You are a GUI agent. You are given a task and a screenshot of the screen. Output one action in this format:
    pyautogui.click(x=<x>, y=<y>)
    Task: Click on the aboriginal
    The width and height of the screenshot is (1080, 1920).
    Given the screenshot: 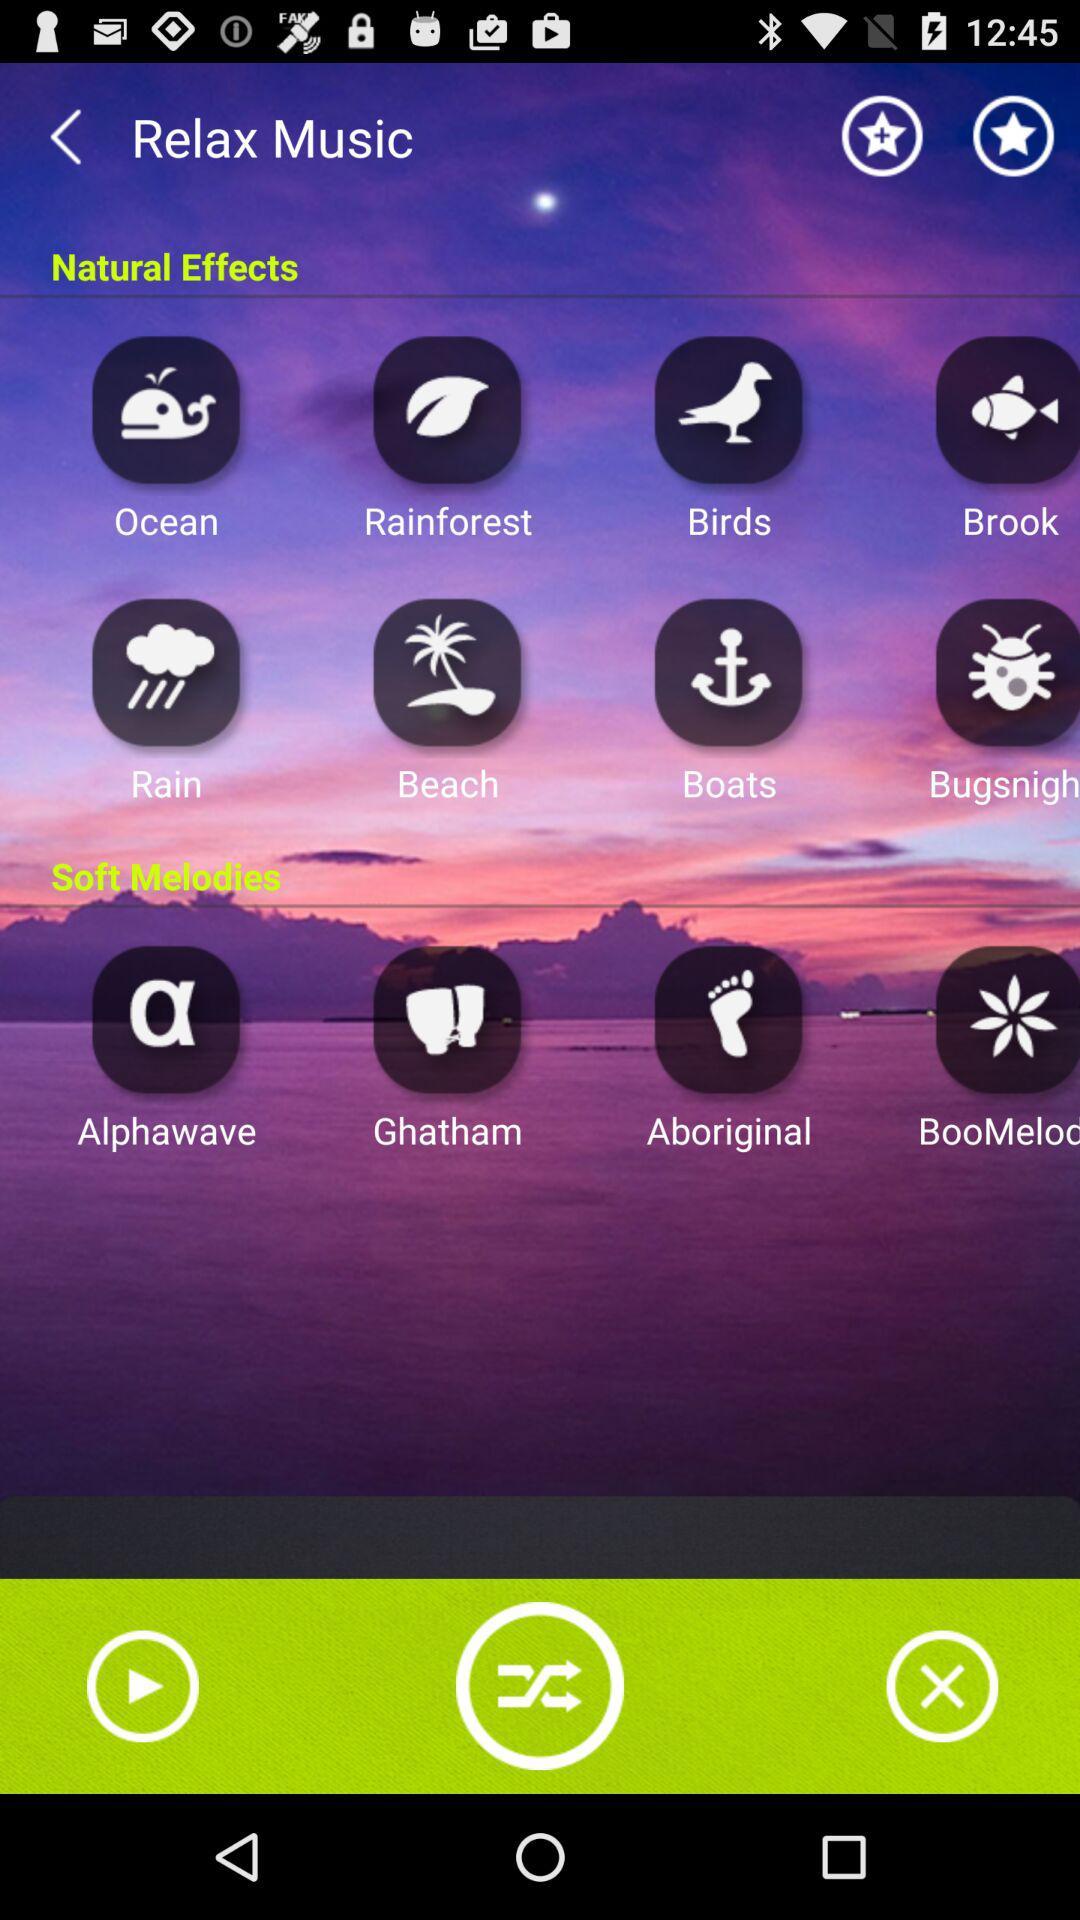 What is the action you would take?
    pyautogui.click(x=729, y=1018)
    